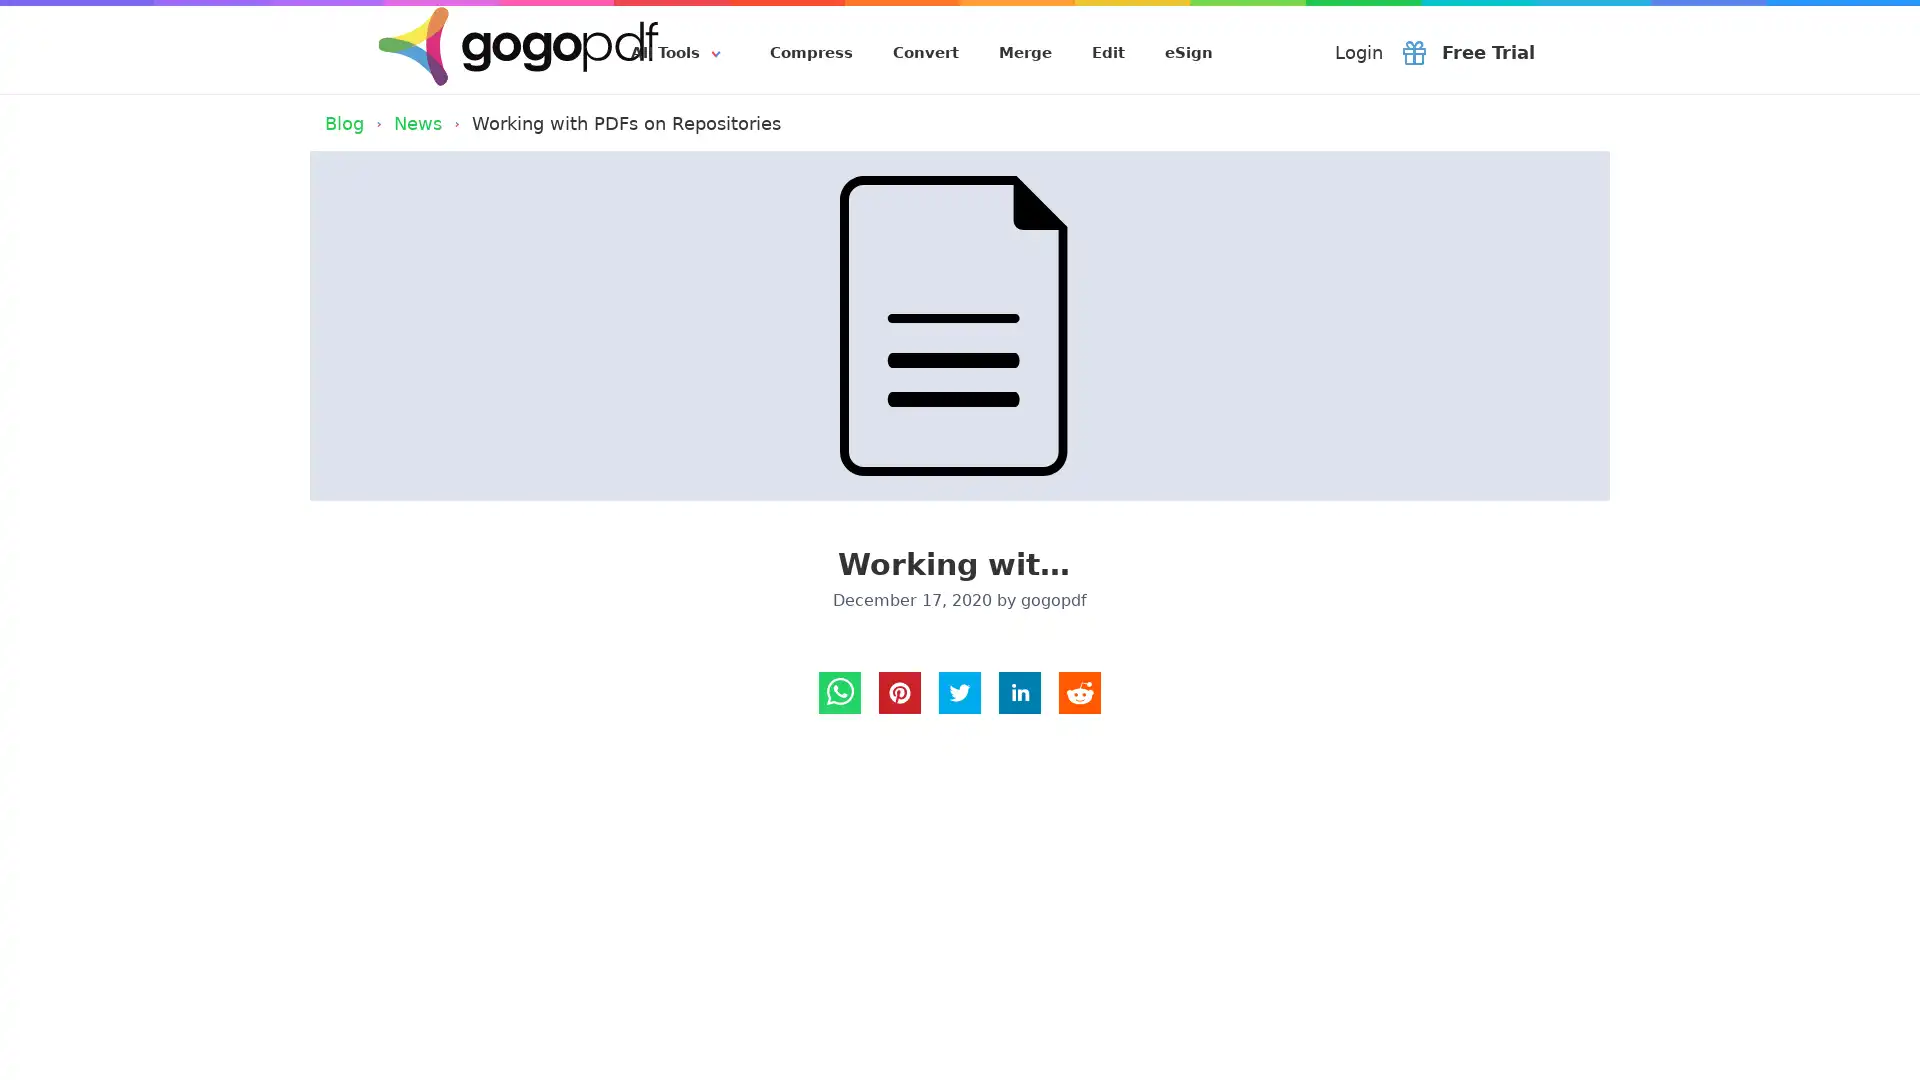 This screenshot has width=1920, height=1080. I want to click on reddit, so click(1079, 692).